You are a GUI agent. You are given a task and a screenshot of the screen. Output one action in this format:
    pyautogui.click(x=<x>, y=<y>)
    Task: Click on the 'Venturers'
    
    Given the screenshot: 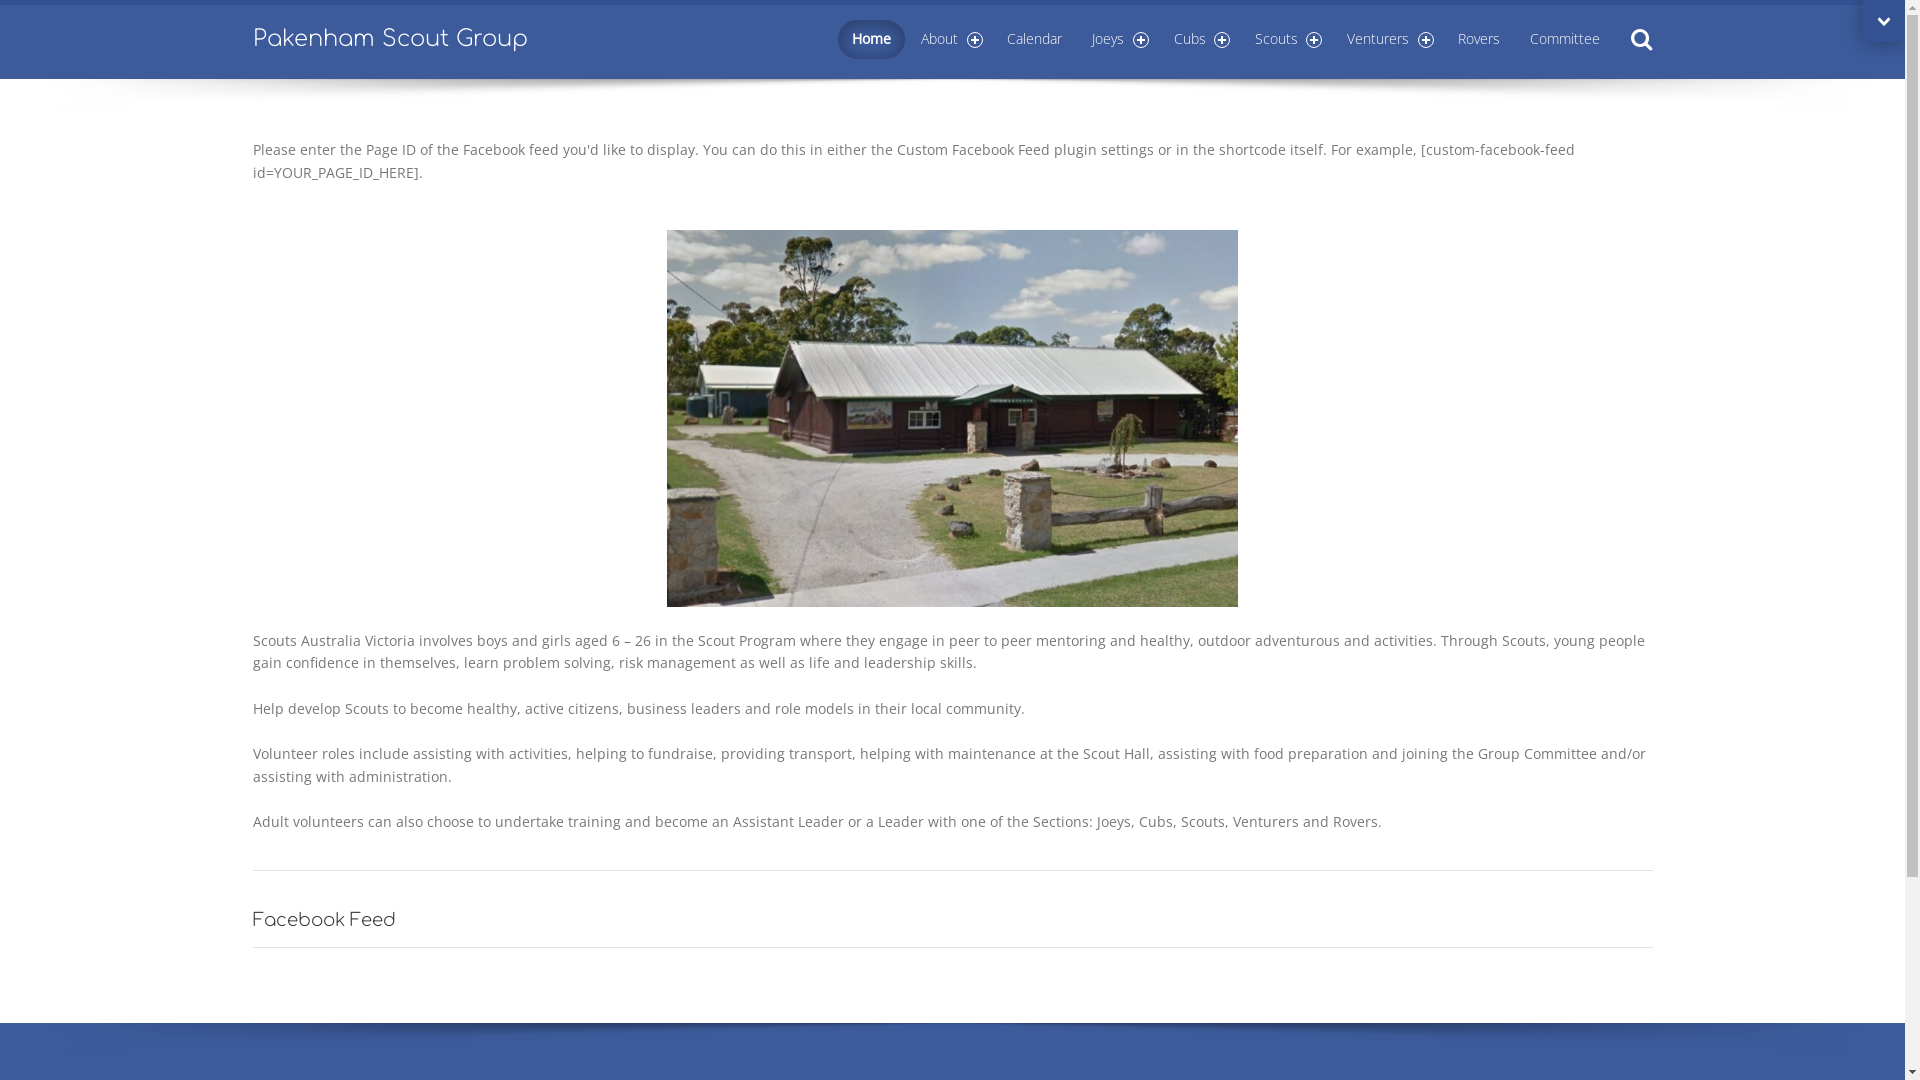 What is the action you would take?
    pyautogui.click(x=1386, y=39)
    